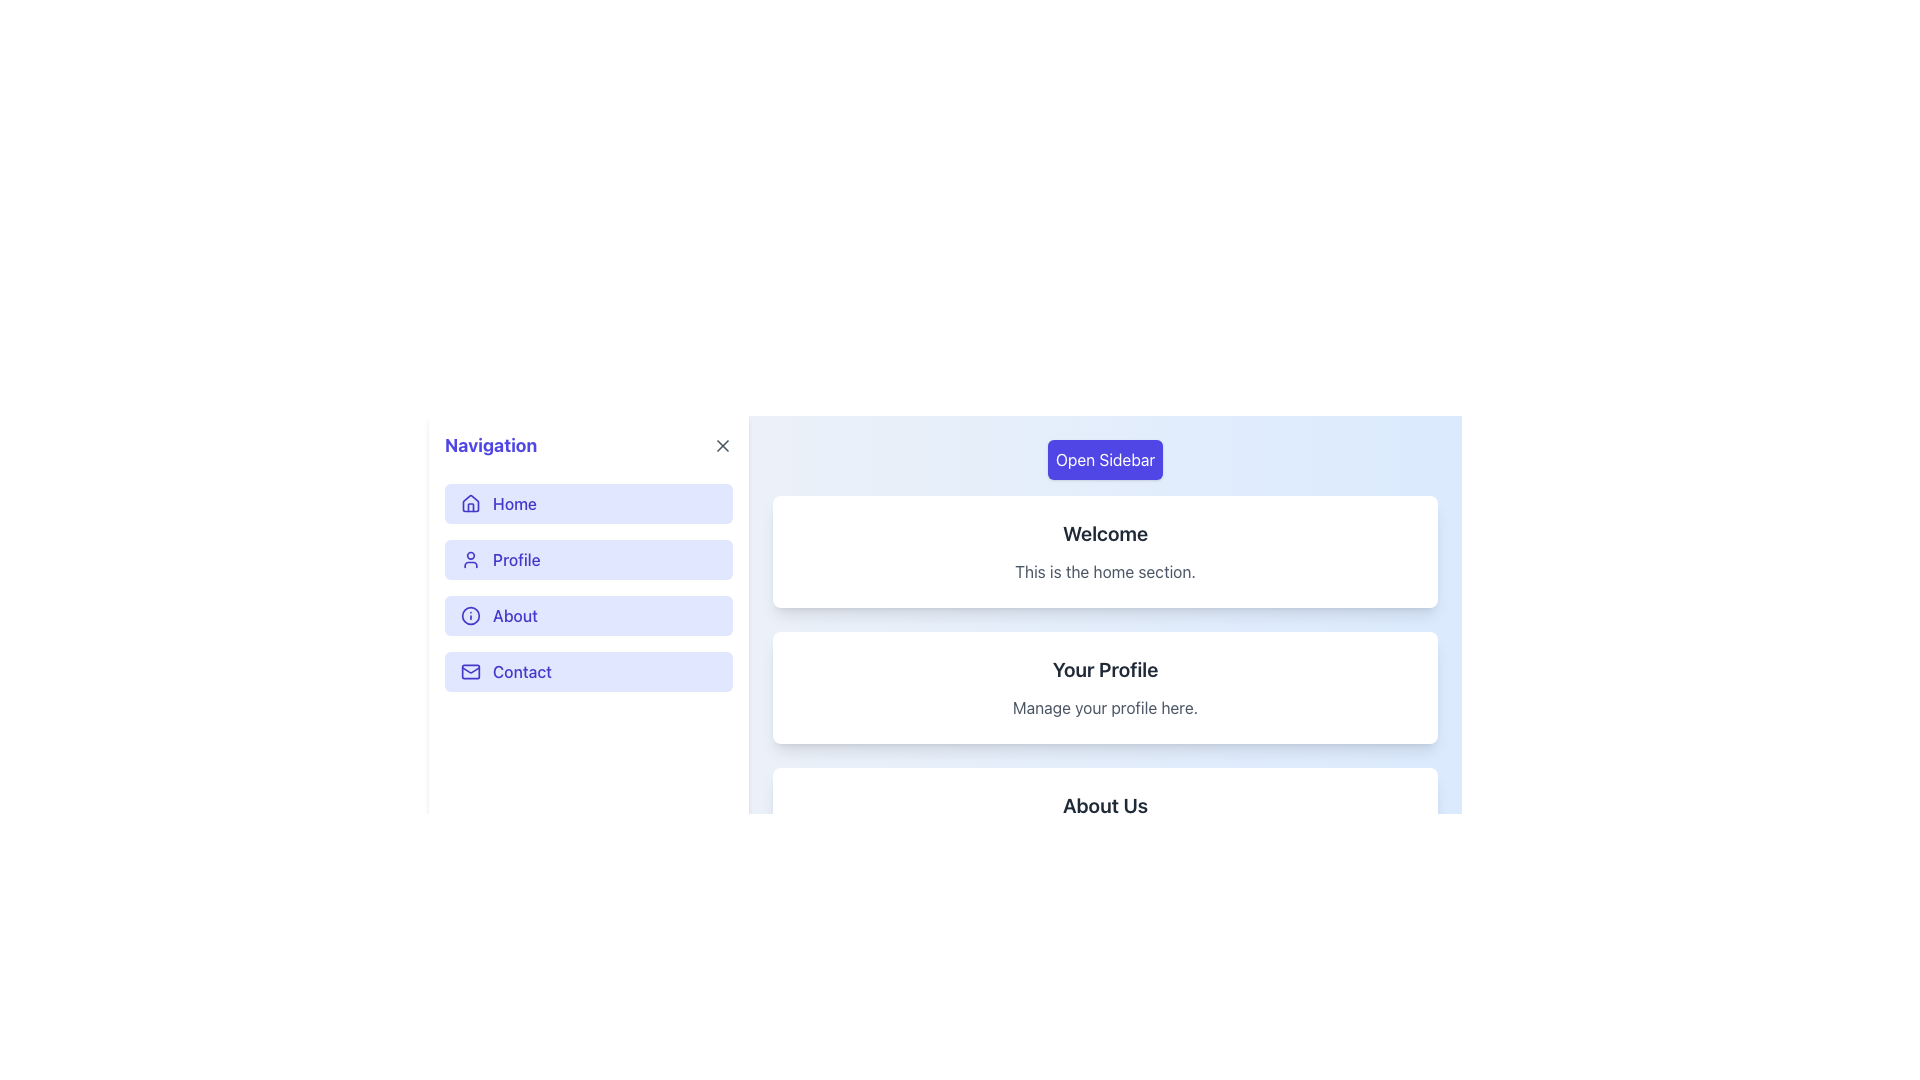 The width and height of the screenshot is (1920, 1080). Describe the element at coordinates (515, 615) in the screenshot. I see `the 'About' text label, which is bold and part of a button group in the left navigation menu, positioned between 'Profile' and 'Contact'` at that location.